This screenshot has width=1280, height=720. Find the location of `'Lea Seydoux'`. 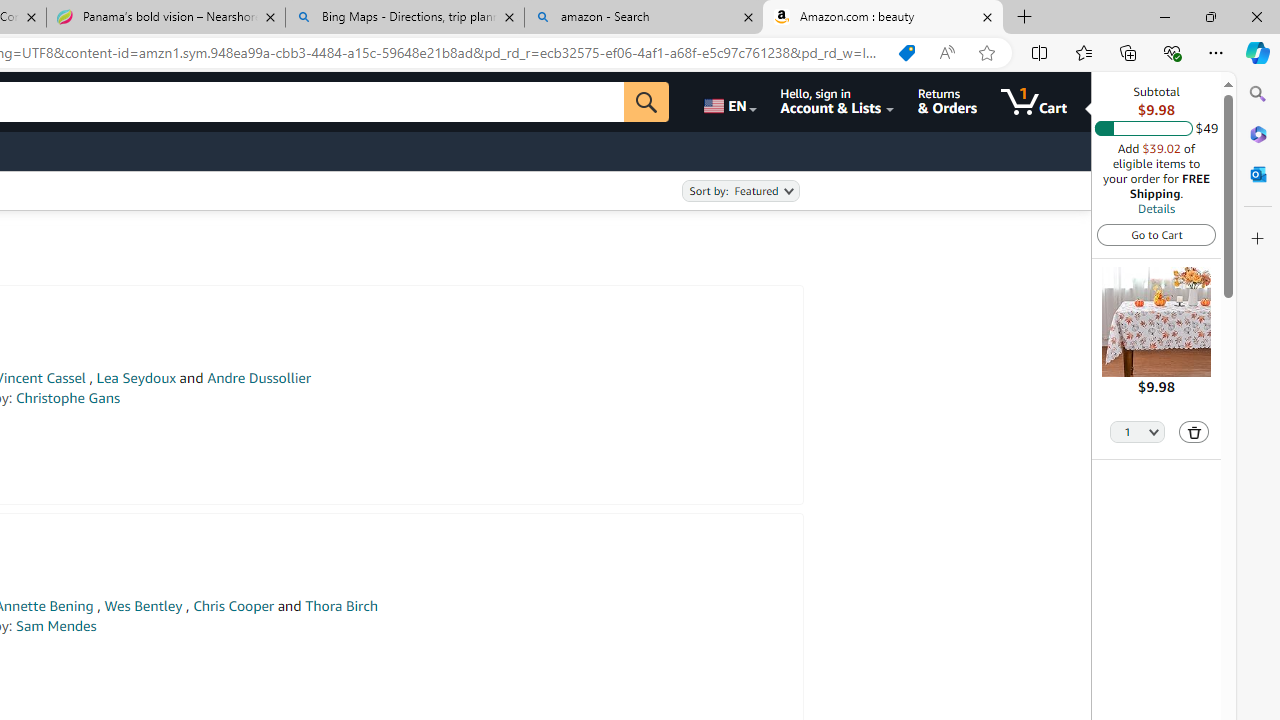

'Lea Seydoux' is located at coordinates (135, 378).